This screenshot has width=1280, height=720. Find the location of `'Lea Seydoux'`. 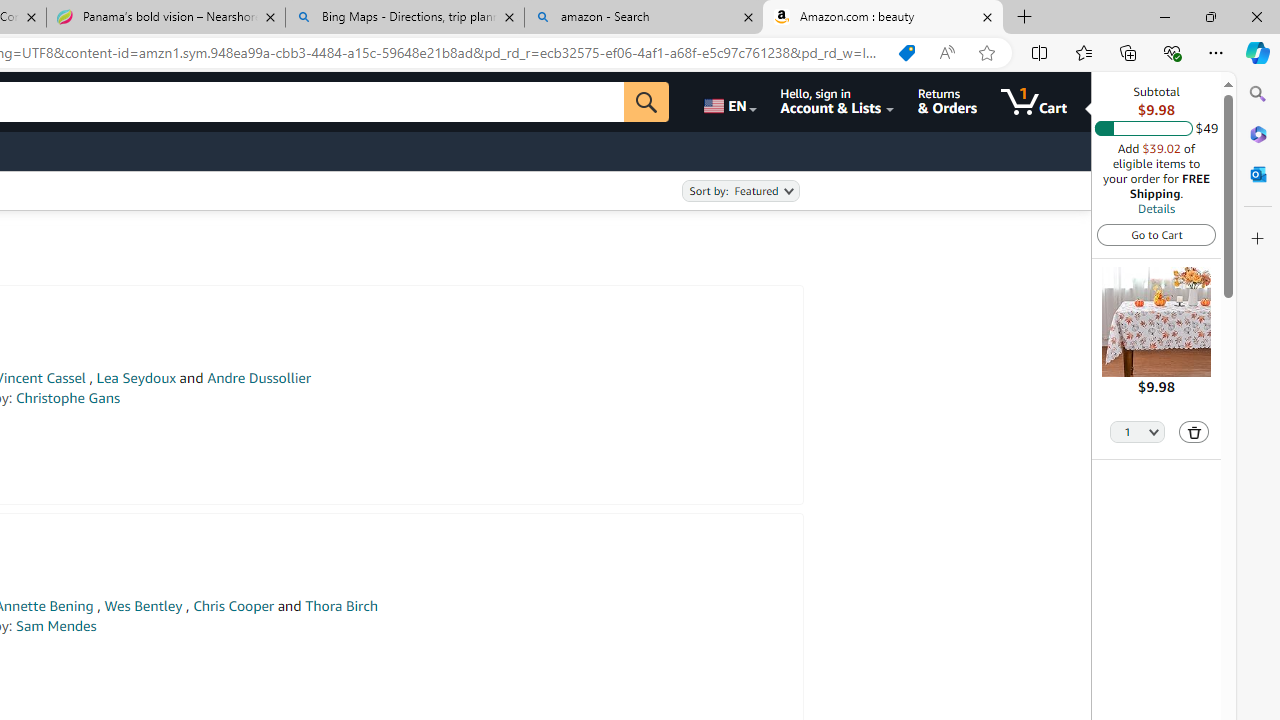

'Lea Seydoux' is located at coordinates (135, 378).